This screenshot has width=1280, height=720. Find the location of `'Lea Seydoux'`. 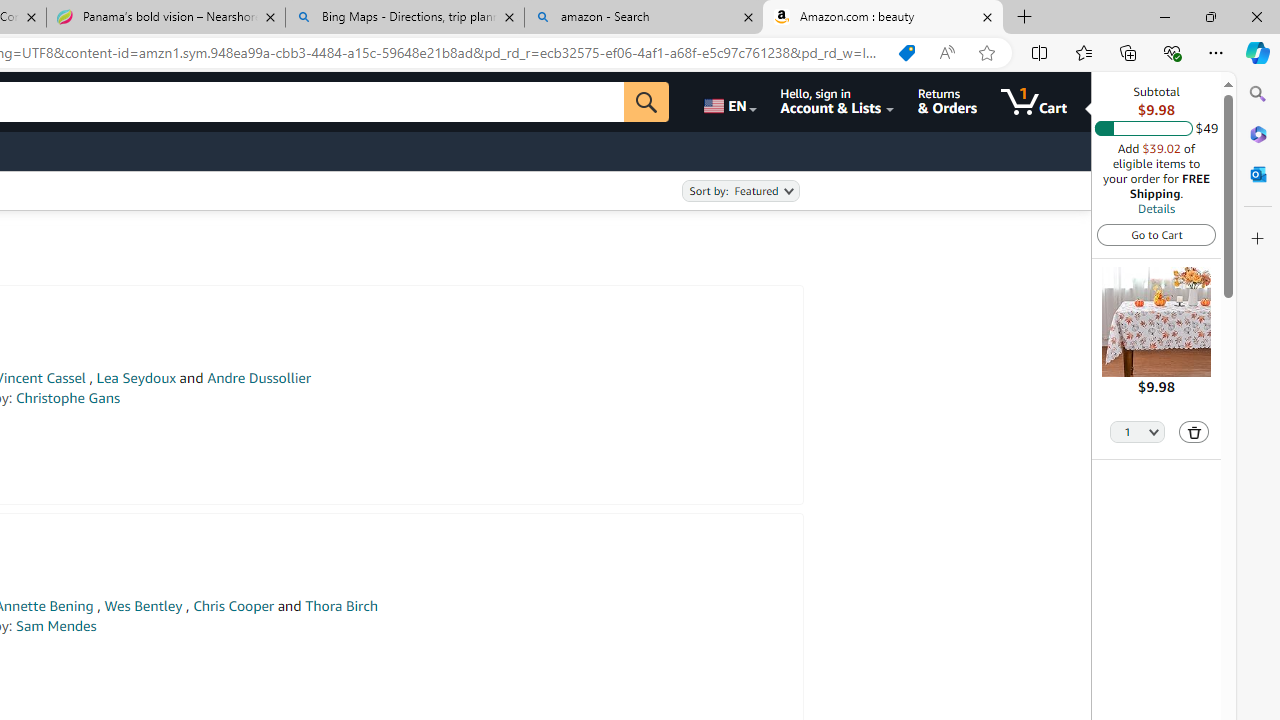

'Lea Seydoux' is located at coordinates (135, 378).